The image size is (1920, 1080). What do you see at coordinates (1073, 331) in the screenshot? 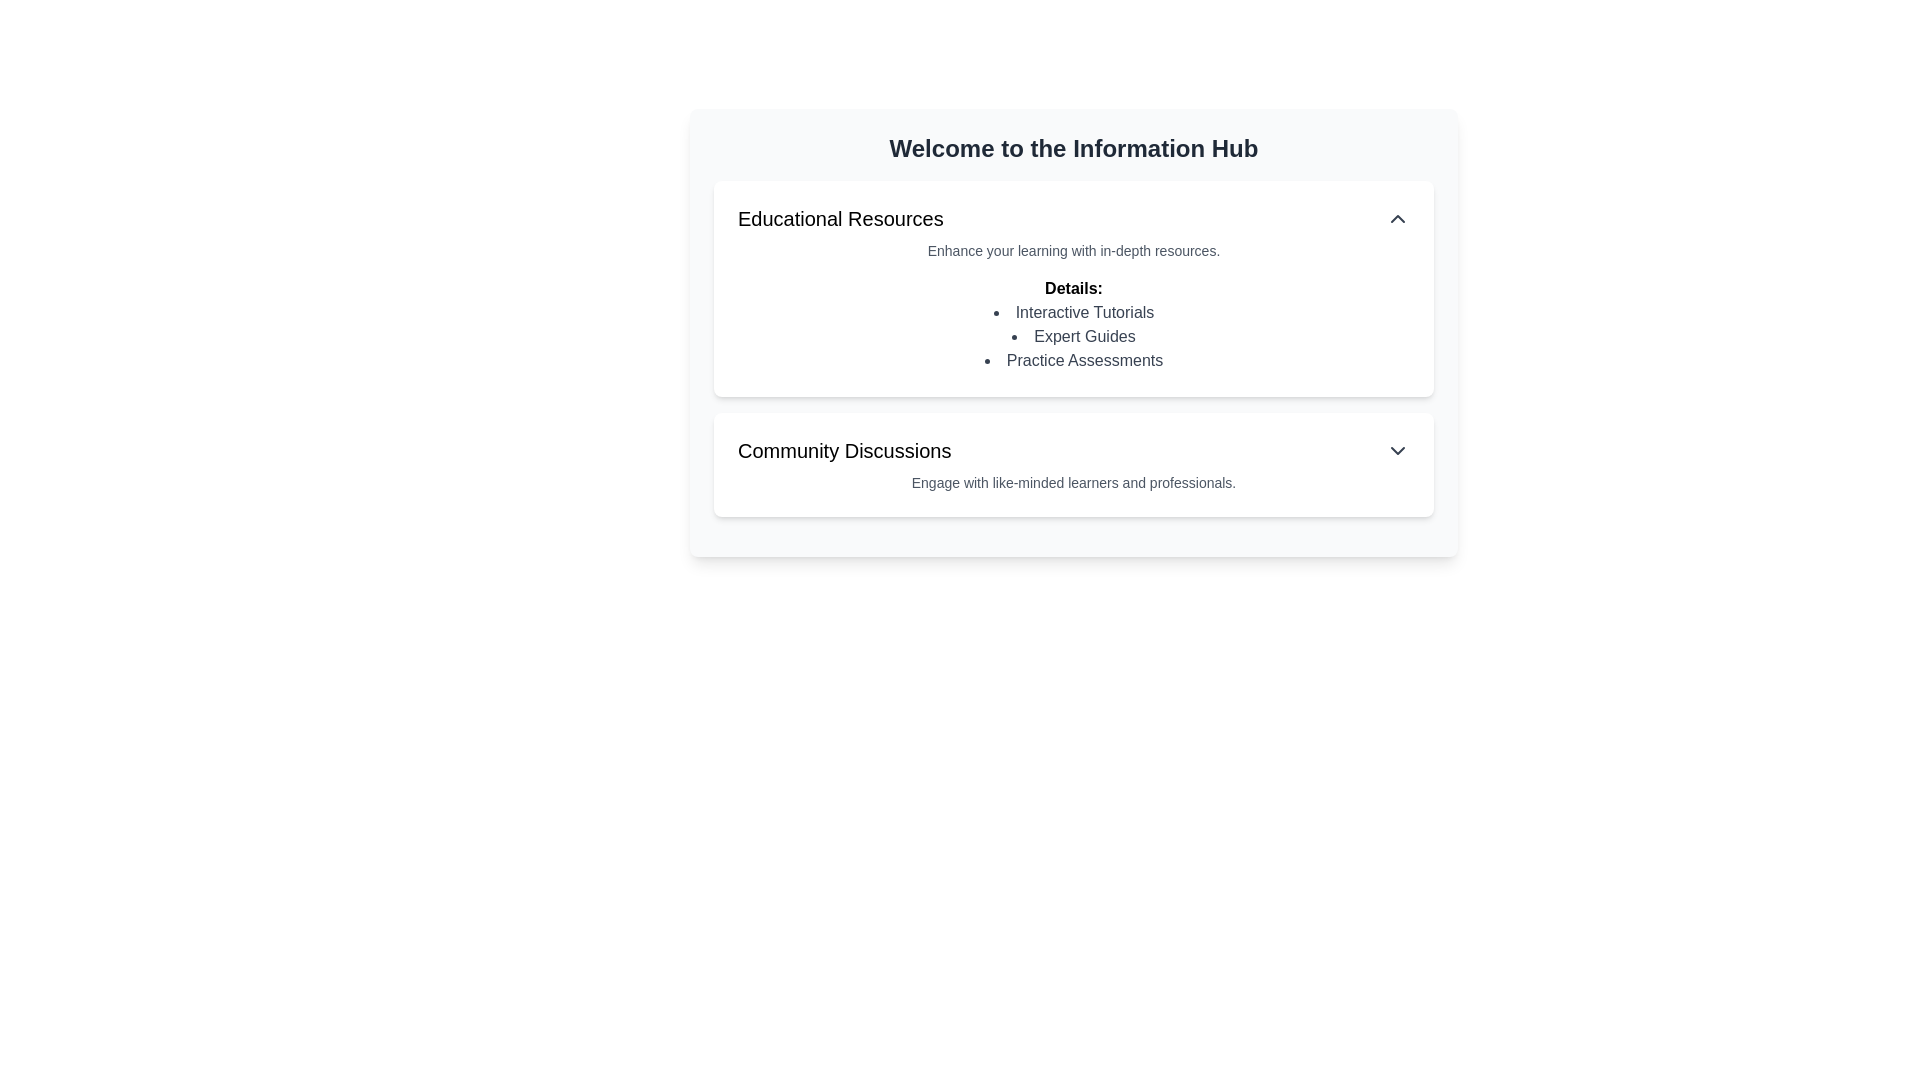
I see `the central composite UI component that organizes multiple sections related to information and learning resources` at bounding box center [1073, 331].